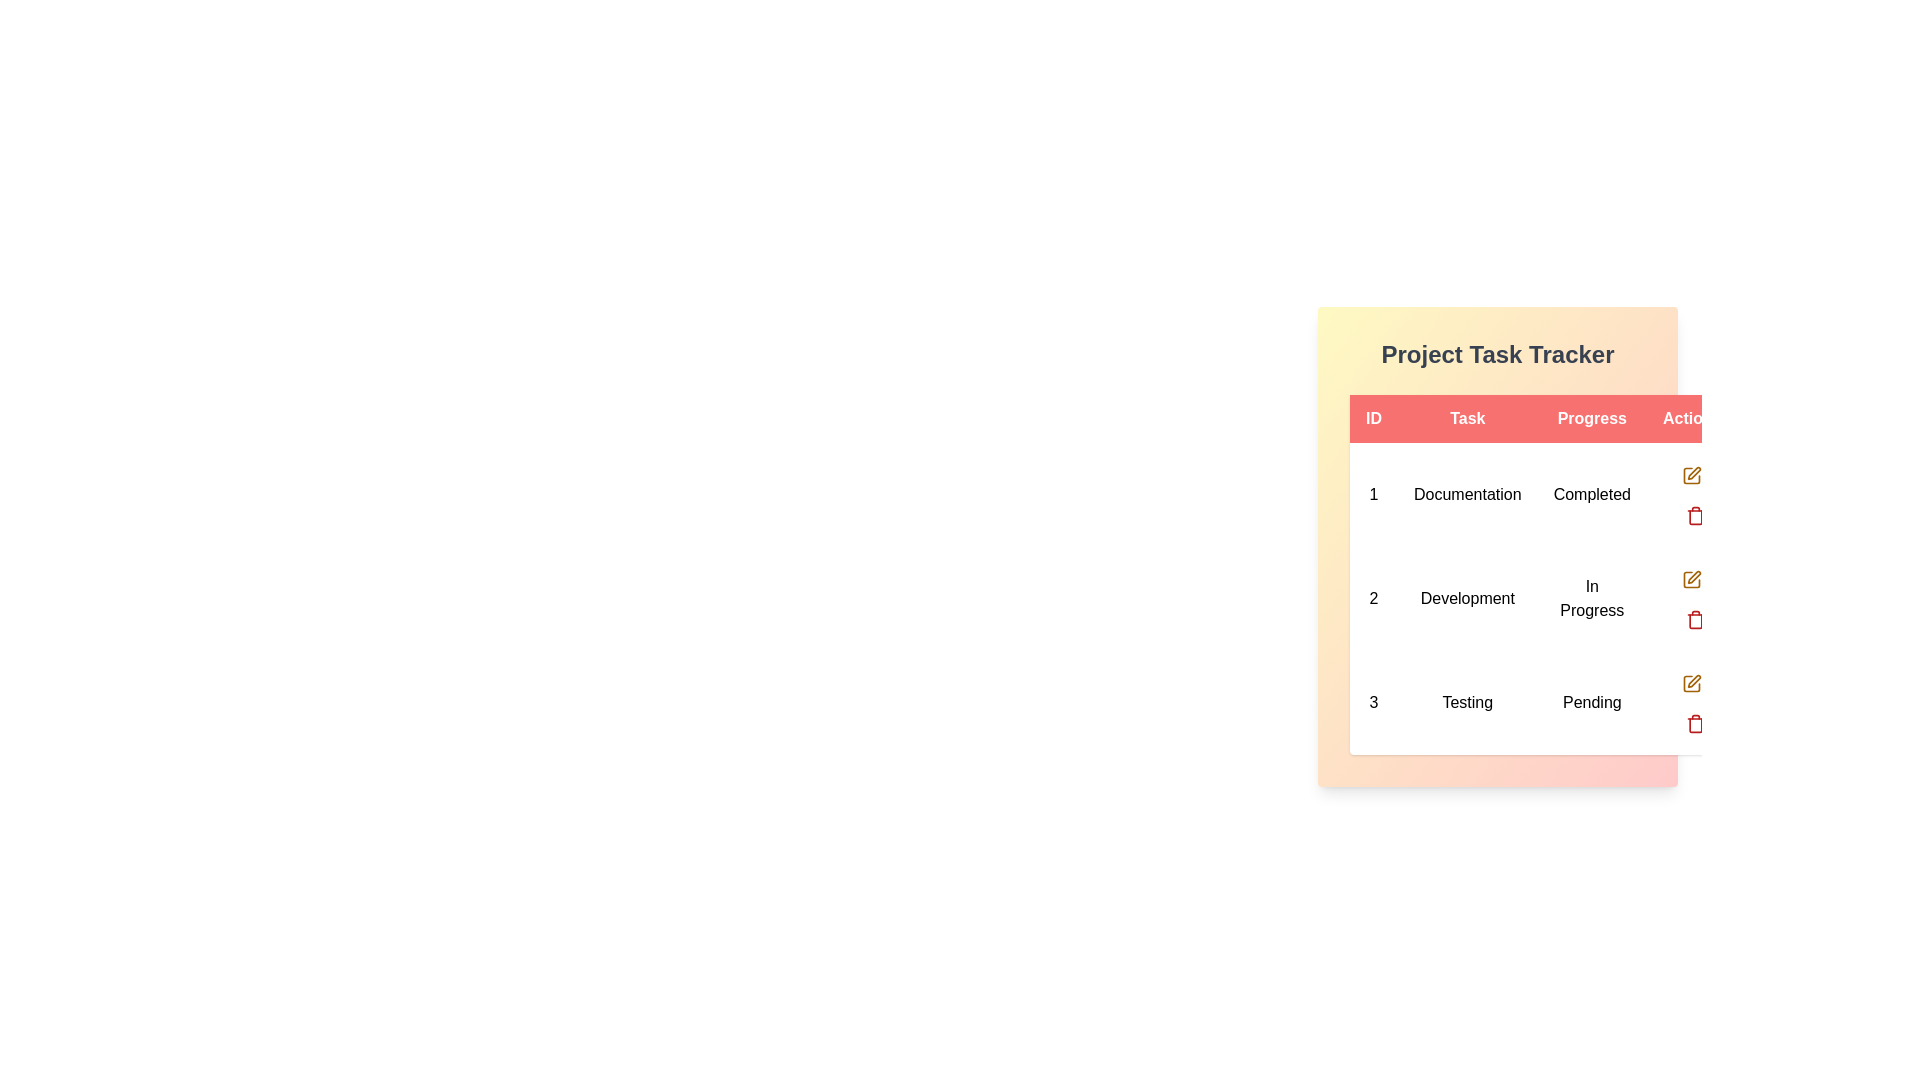  Describe the element at coordinates (1467, 418) in the screenshot. I see `the column header Task to inspect it` at that location.